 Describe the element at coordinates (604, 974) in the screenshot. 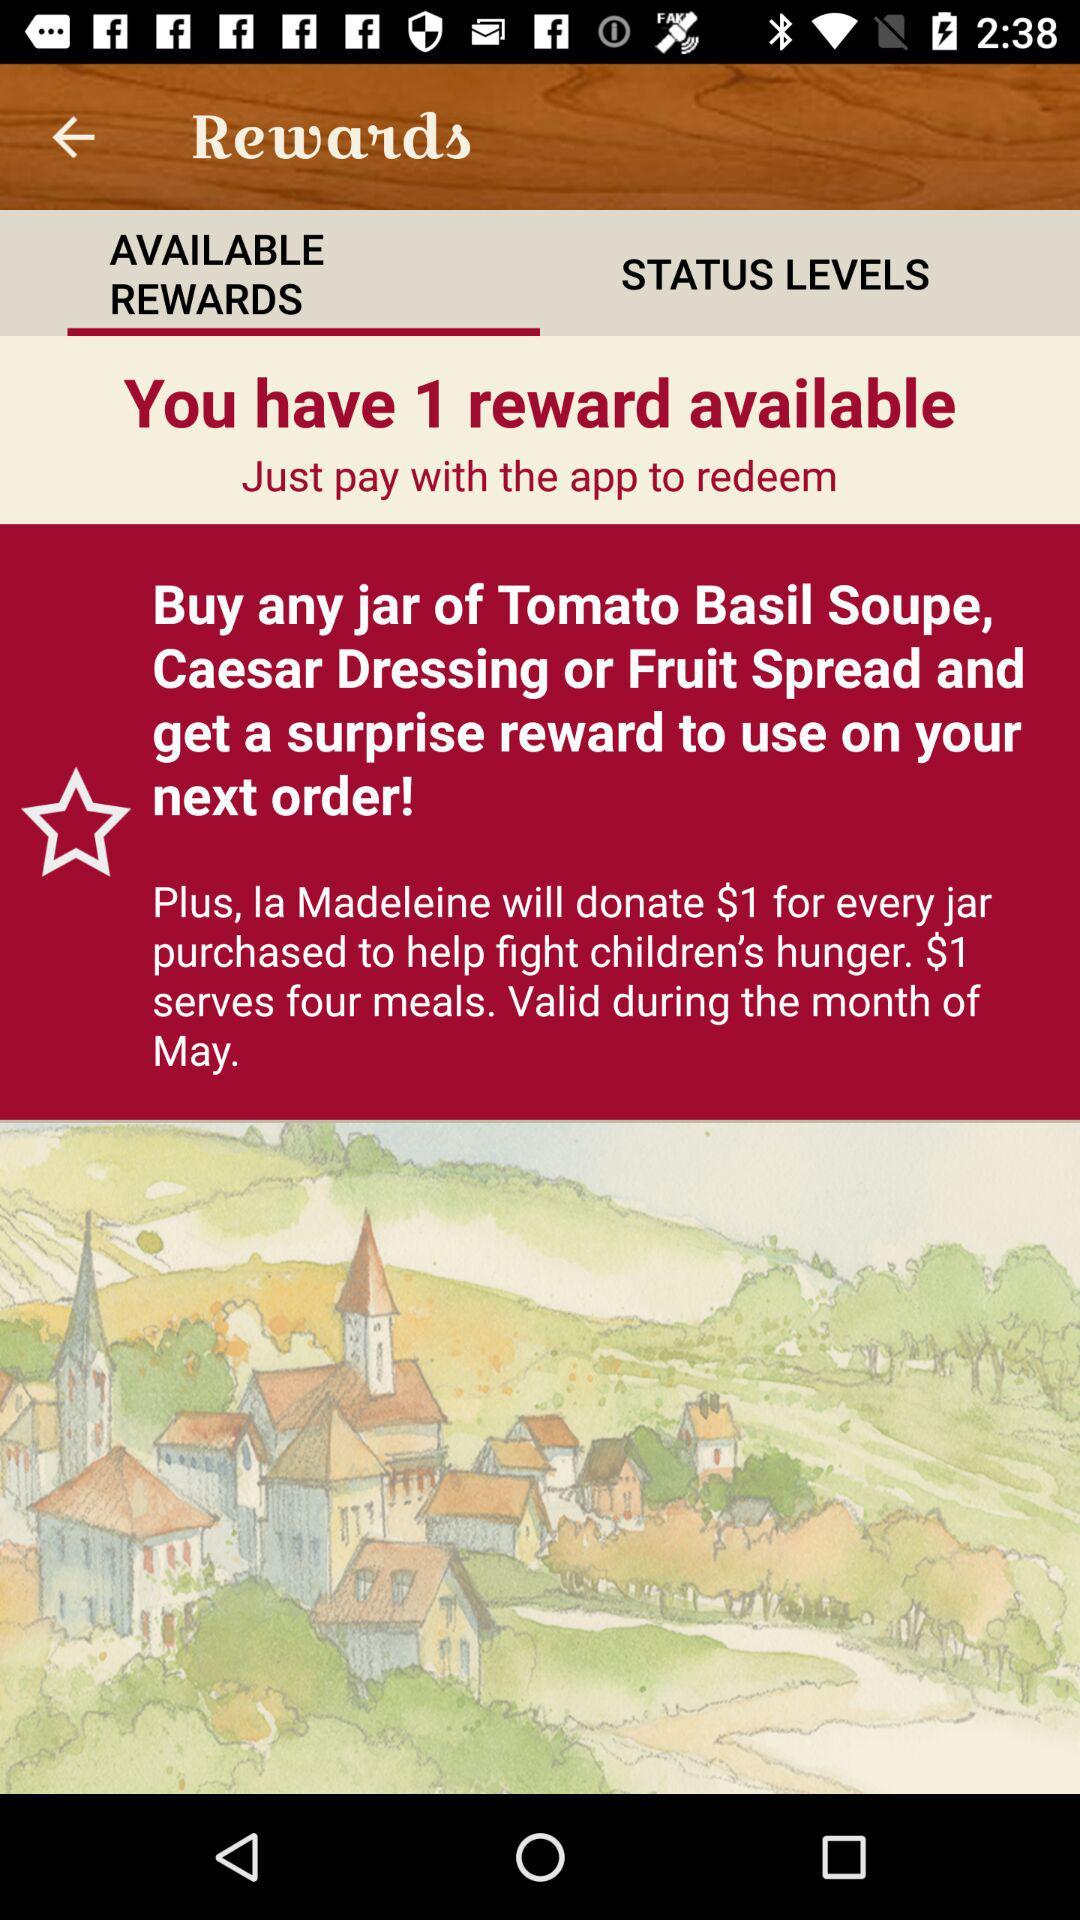

I see `plus la madeleine item` at that location.